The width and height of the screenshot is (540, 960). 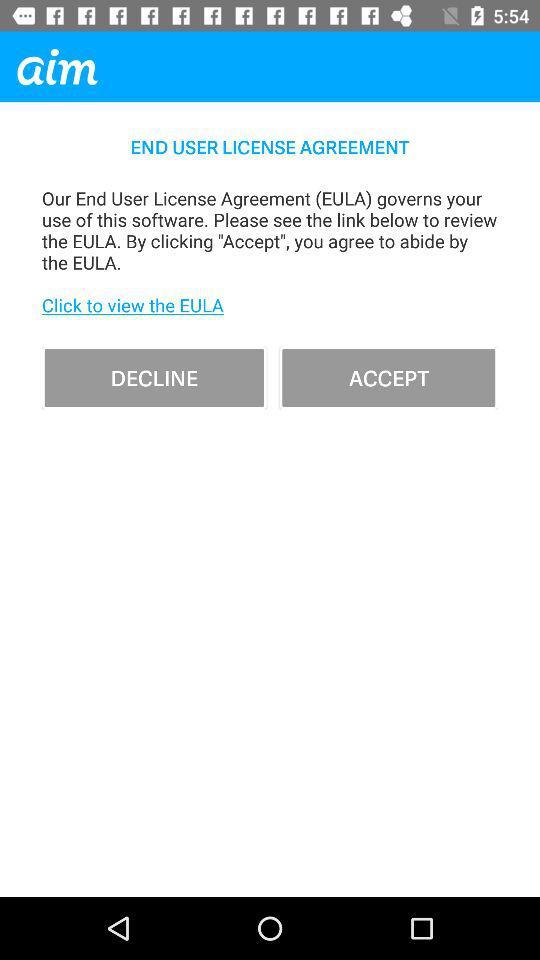 What do you see at coordinates (153, 376) in the screenshot?
I see `button next to accept item` at bounding box center [153, 376].